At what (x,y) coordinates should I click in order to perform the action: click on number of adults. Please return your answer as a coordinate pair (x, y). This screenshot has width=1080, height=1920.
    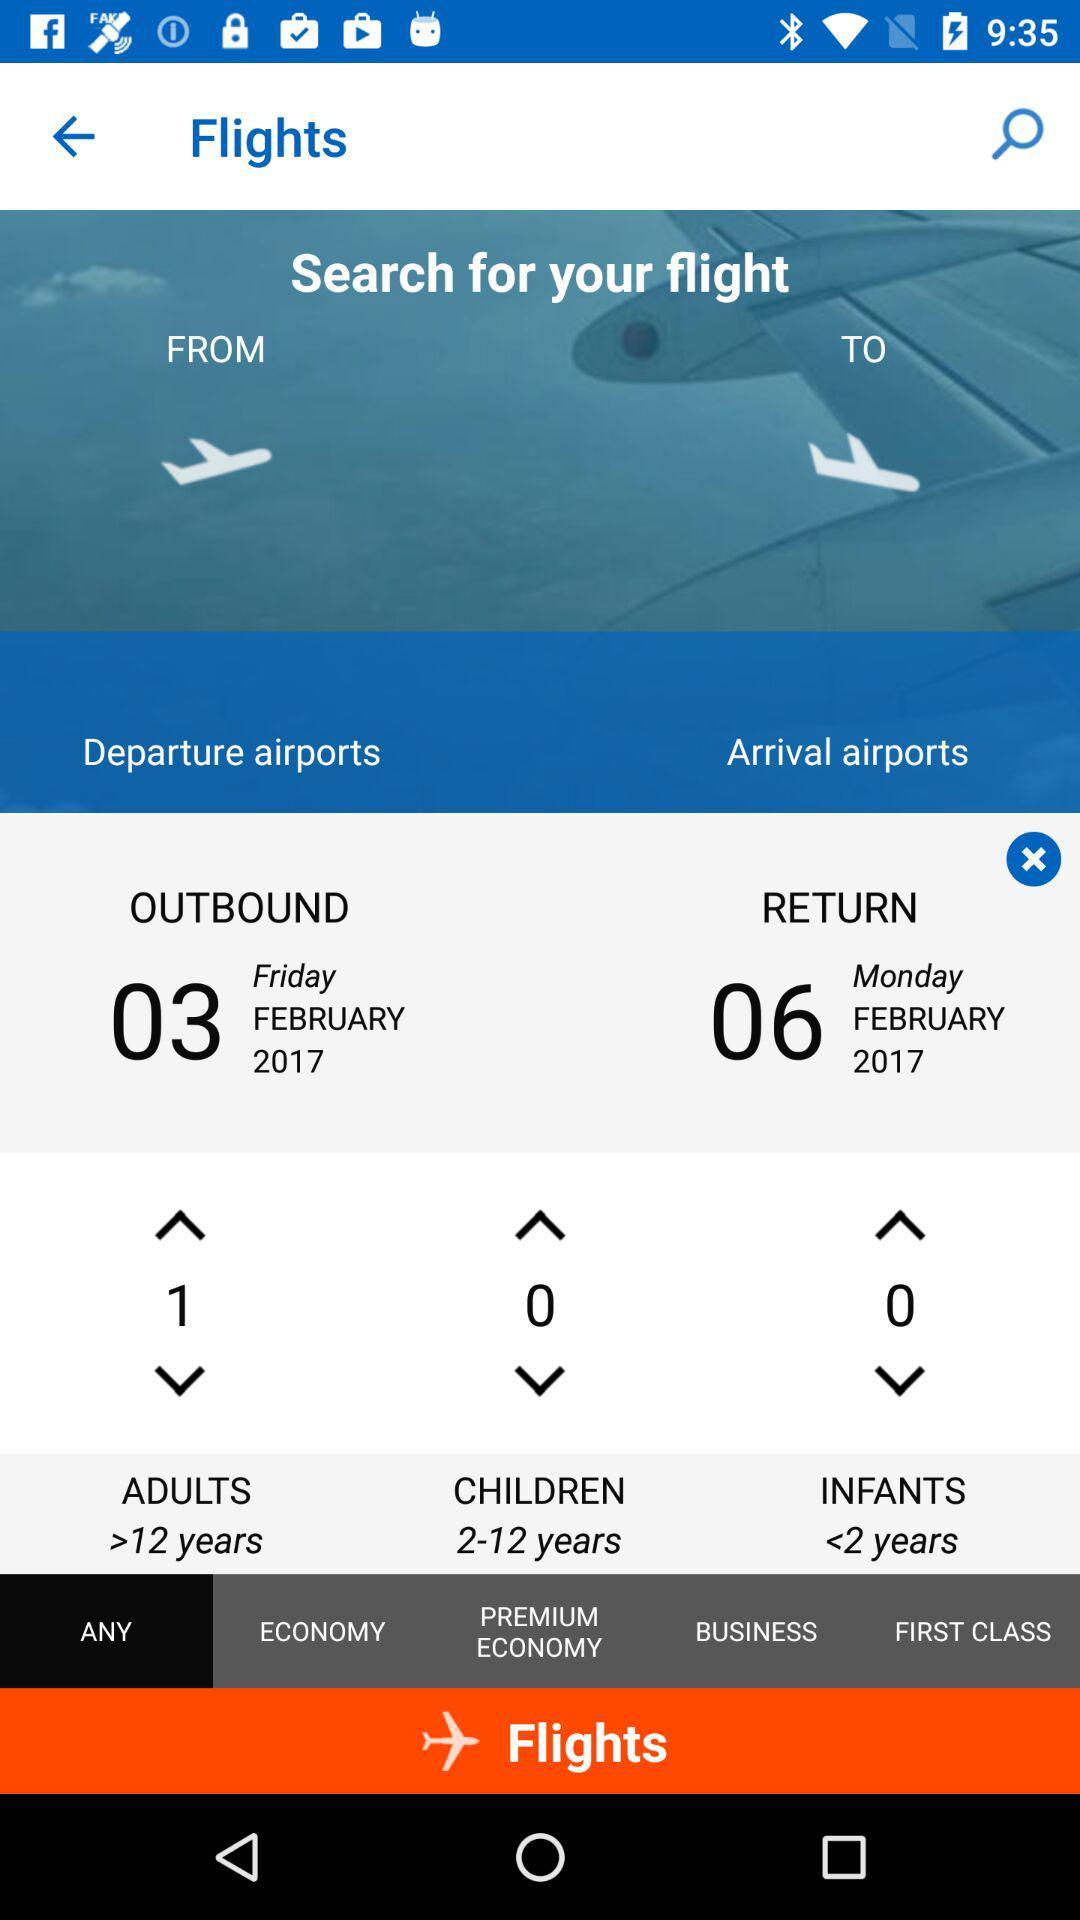
    Looking at the image, I should click on (180, 1224).